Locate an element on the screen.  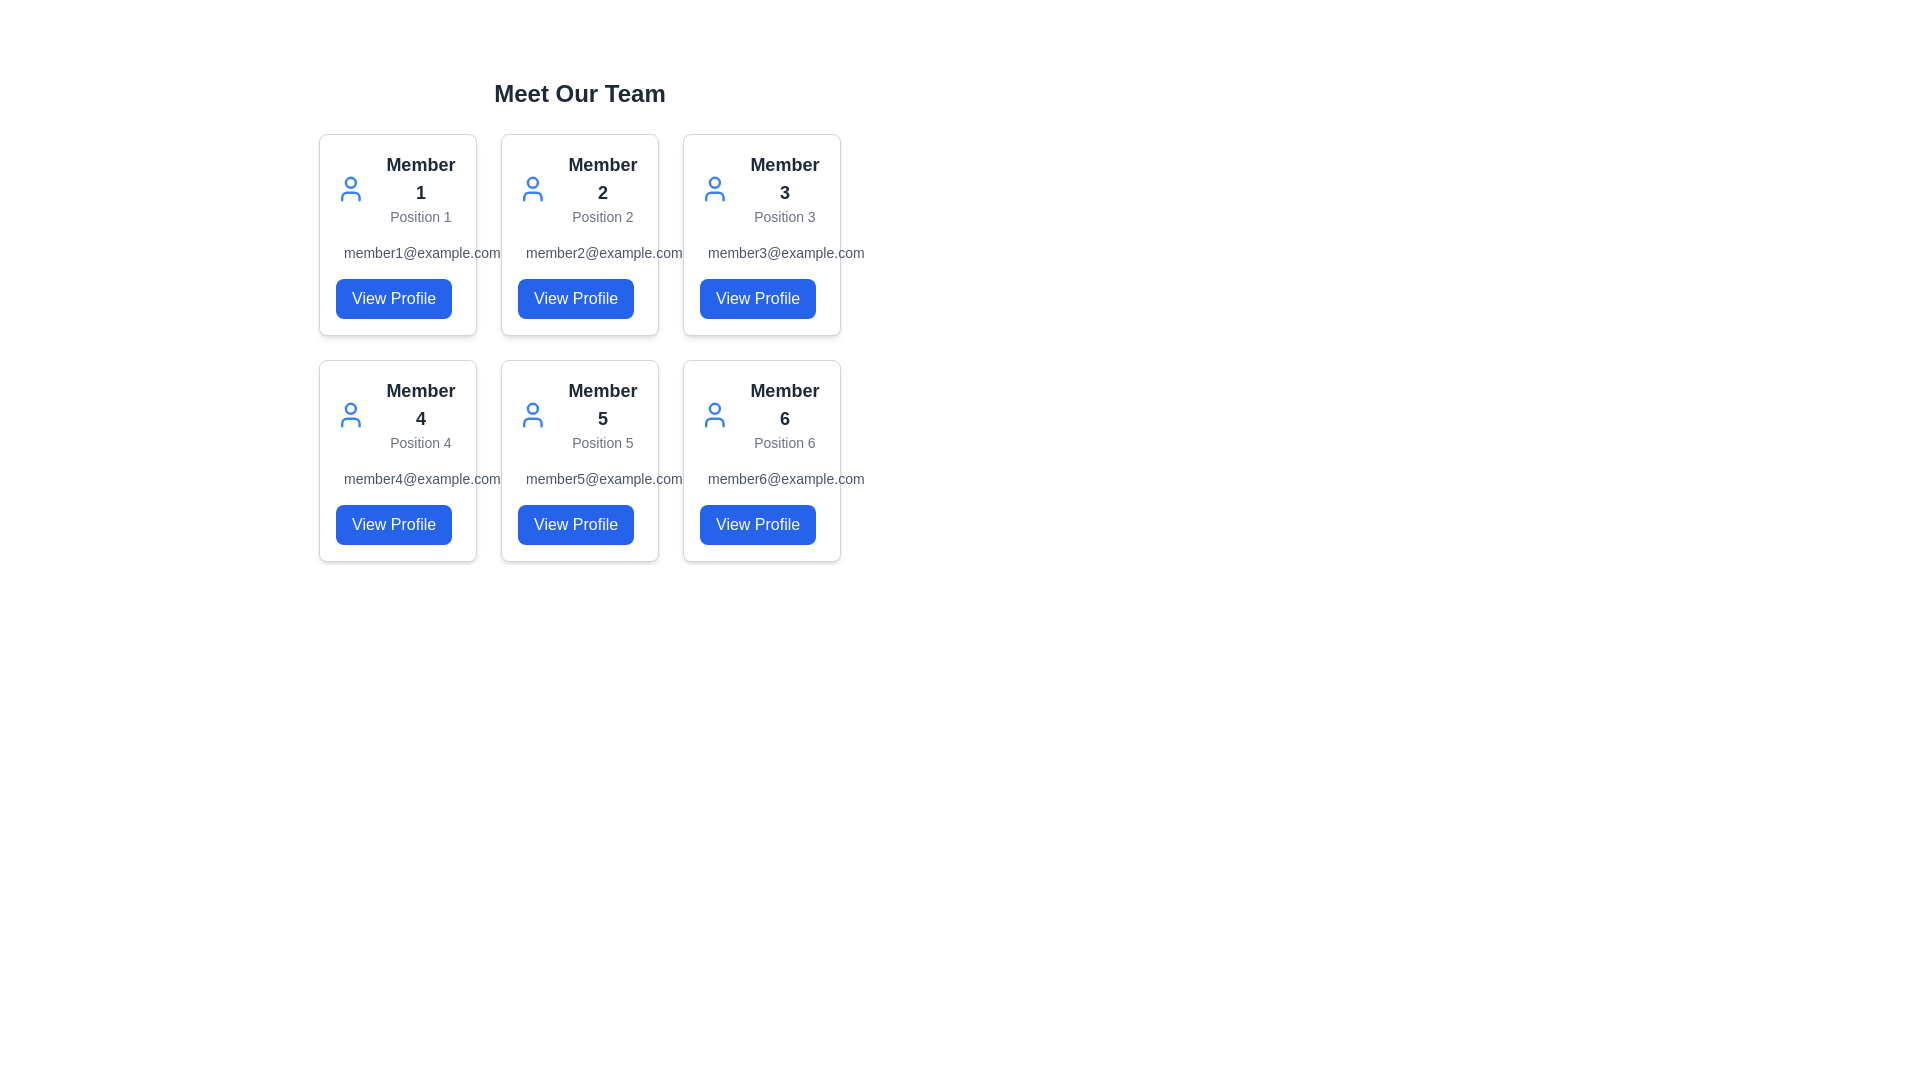
the 'View Profile' button with a blue background and white text located in the lower-right corner of the card for 'Member 4' is located at coordinates (394, 523).